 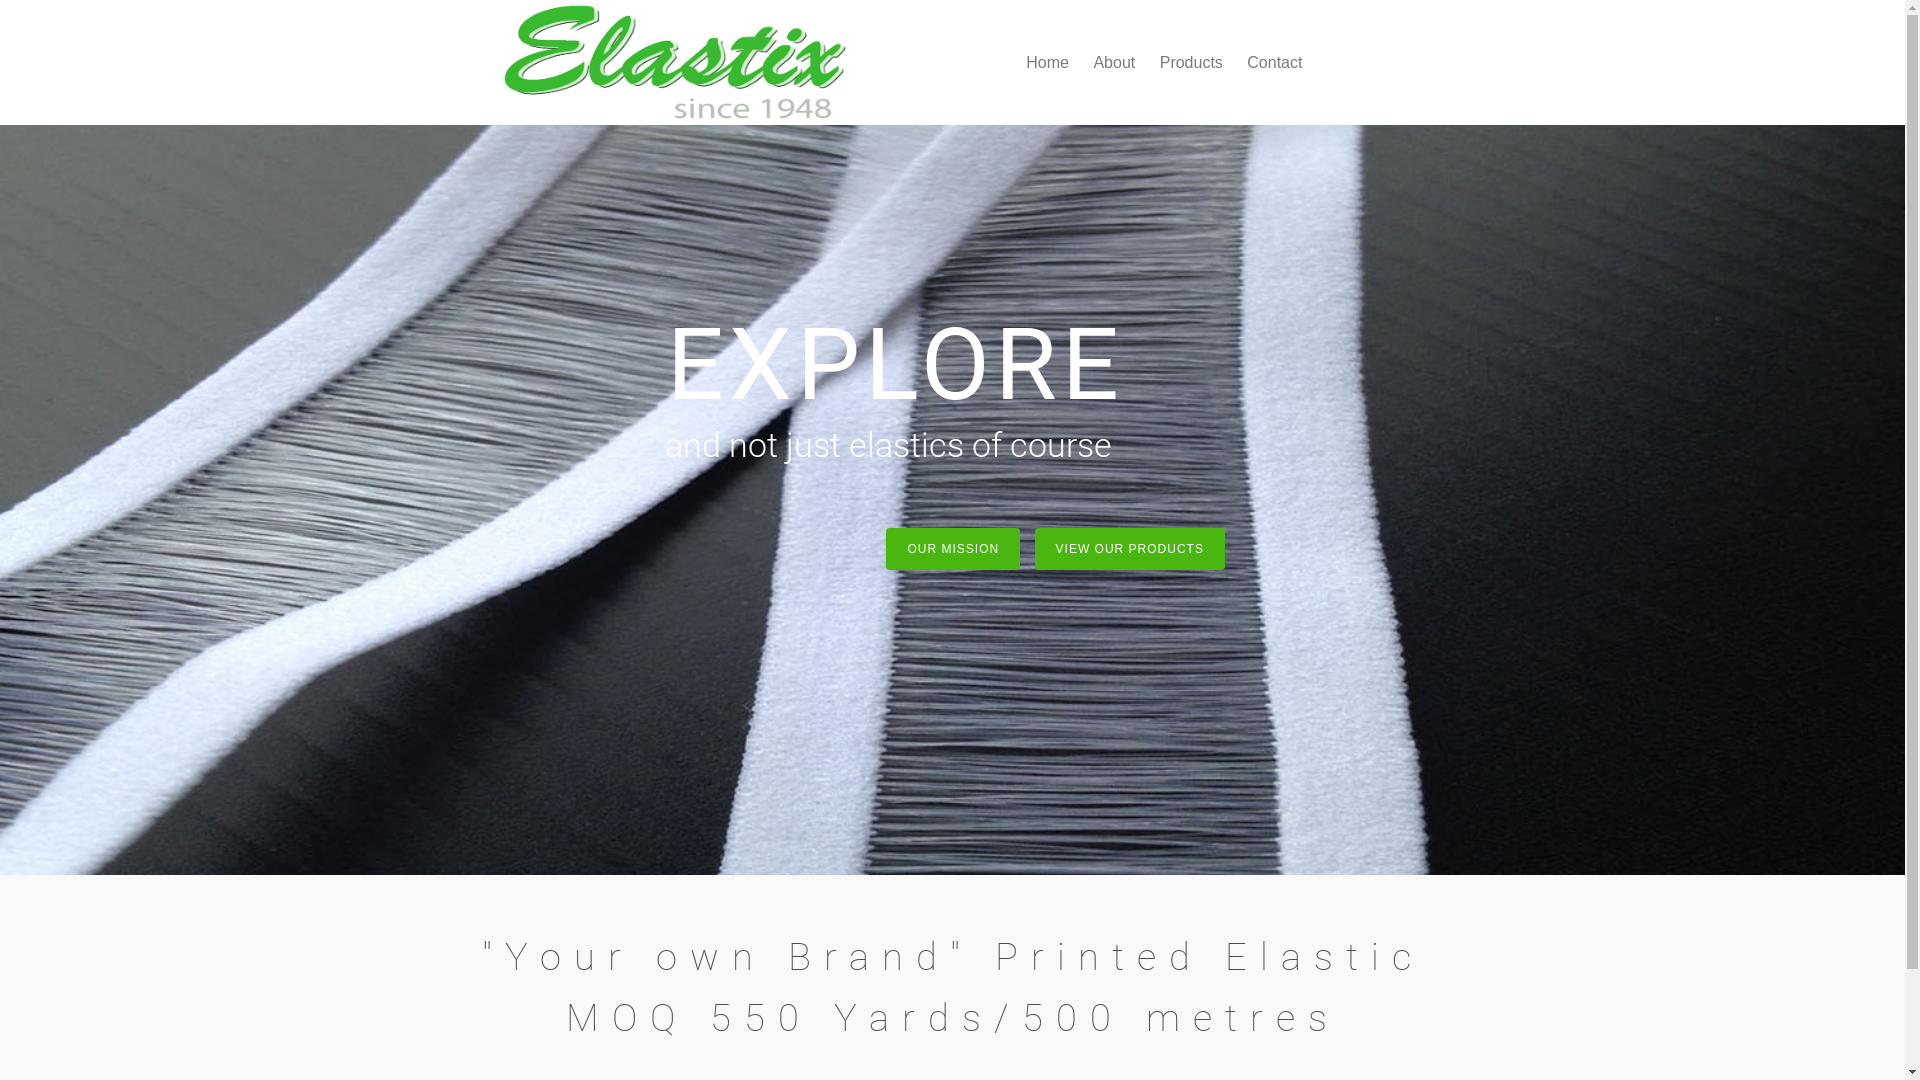 What do you see at coordinates (952, 548) in the screenshot?
I see `'OUR MISSION'` at bounding box center [952, 548].